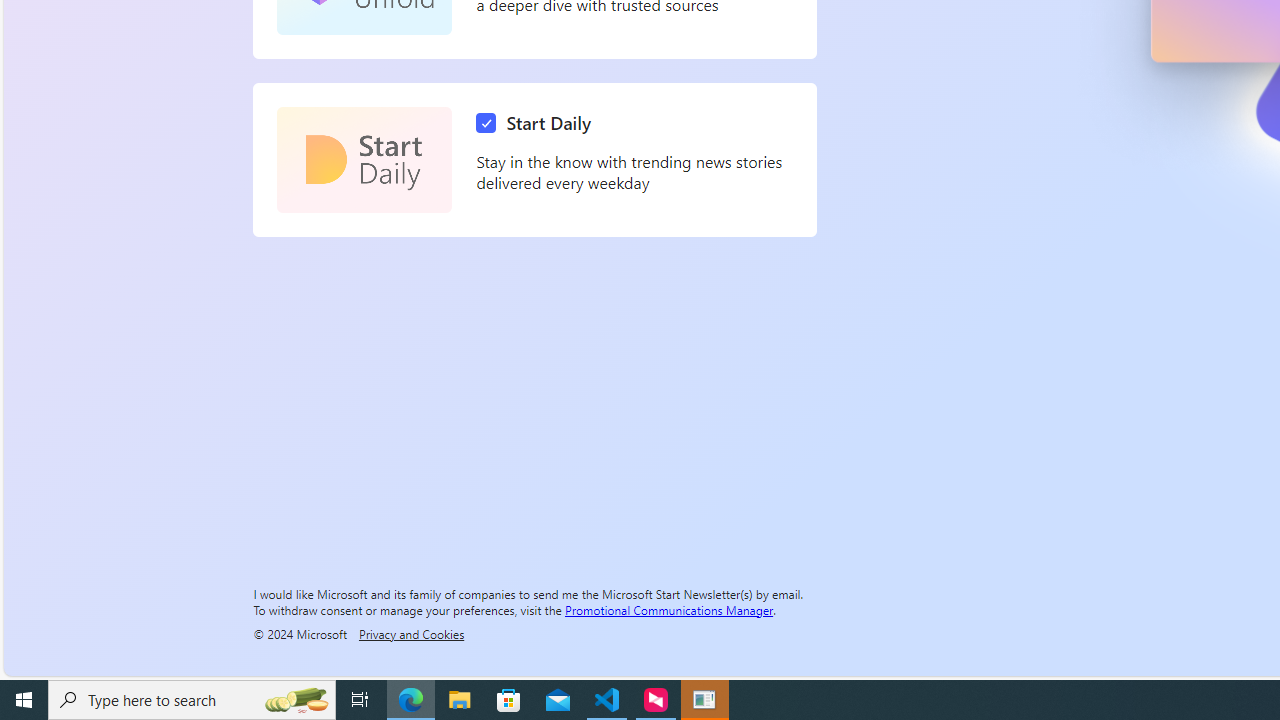  Describe the element at coordinates (410, 633) in the screenshot. I see `'Privacy and Cookies'` at that location.